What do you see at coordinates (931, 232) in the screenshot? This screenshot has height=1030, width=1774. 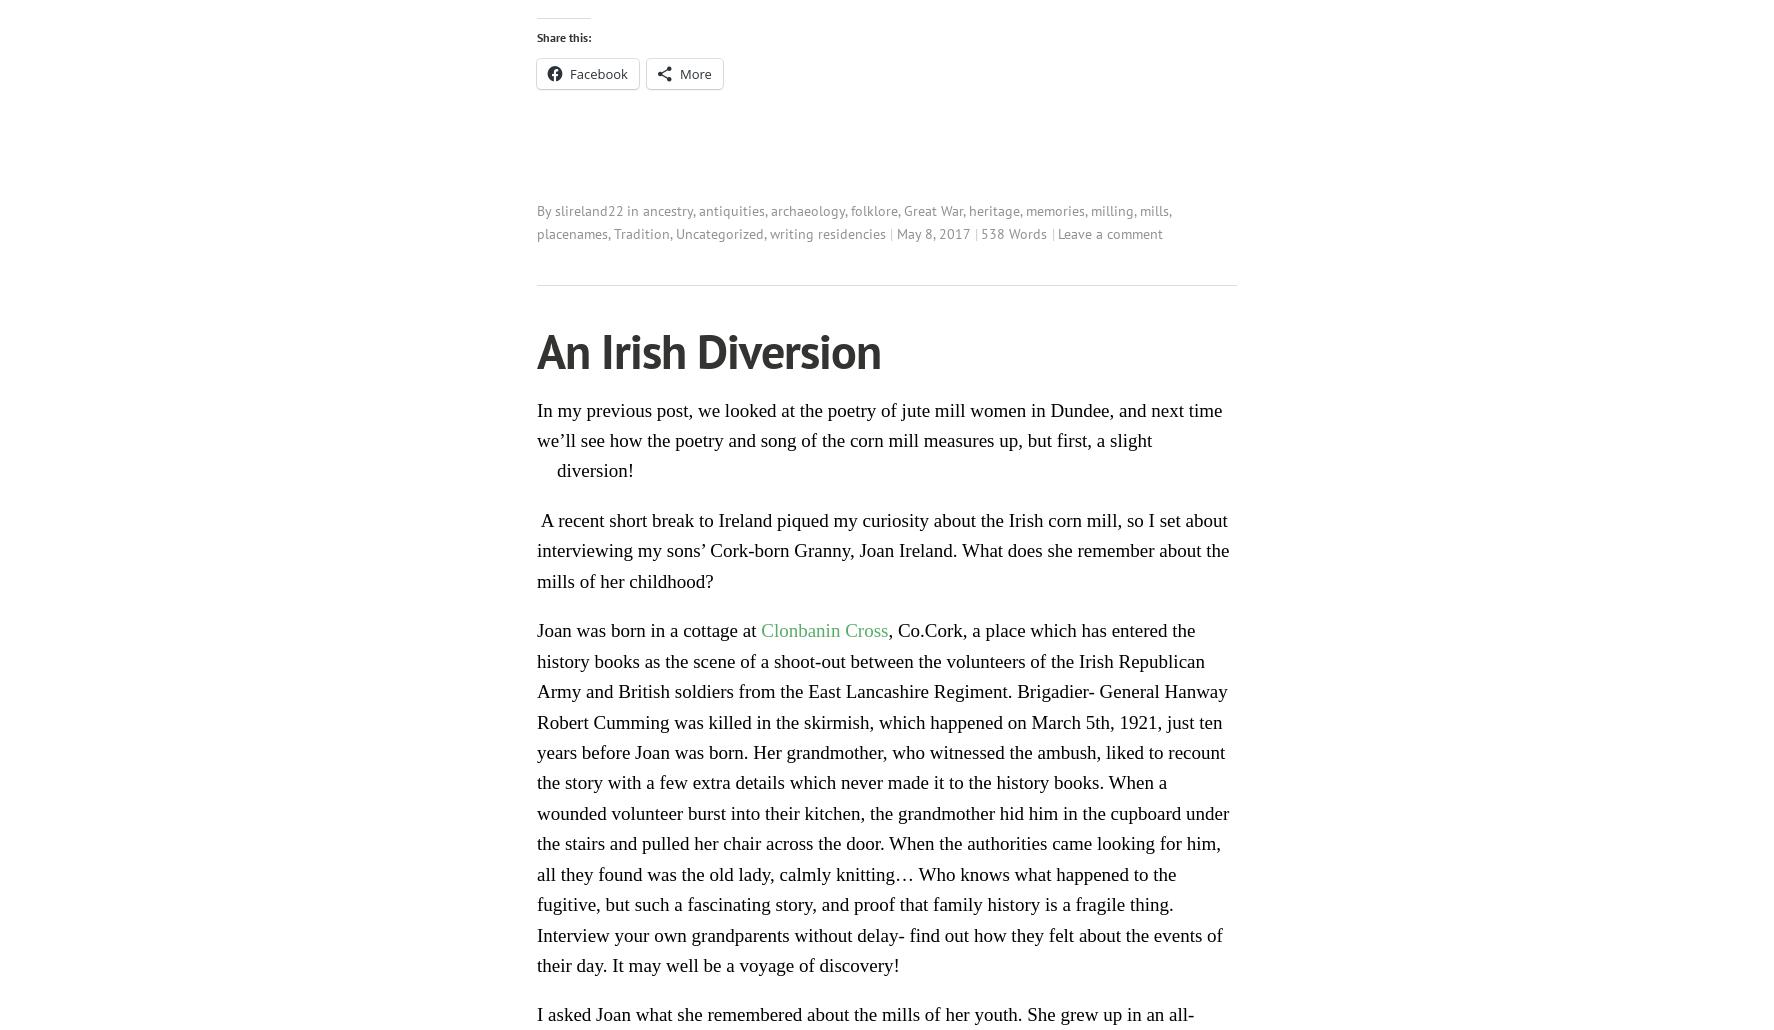 I see `'May 8, 2017'` at bounding box center [931, 232].